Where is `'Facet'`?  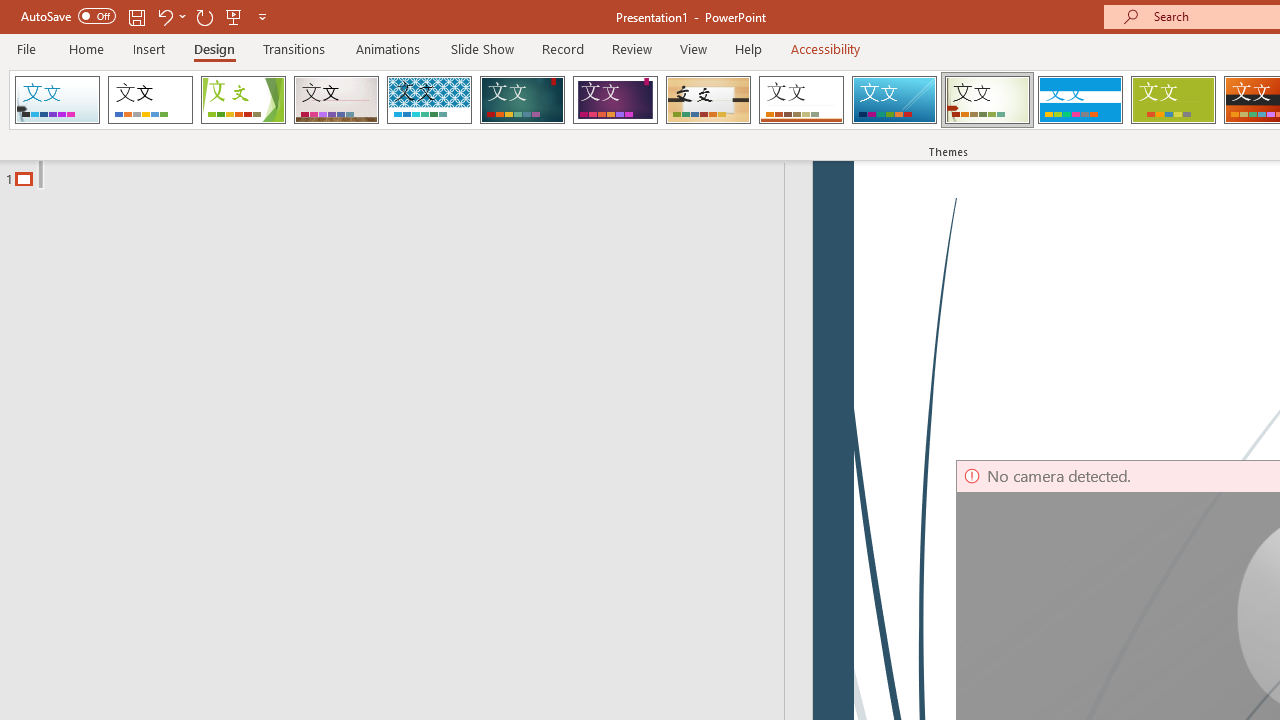 'Facet' is located at coordinates (242, 100).